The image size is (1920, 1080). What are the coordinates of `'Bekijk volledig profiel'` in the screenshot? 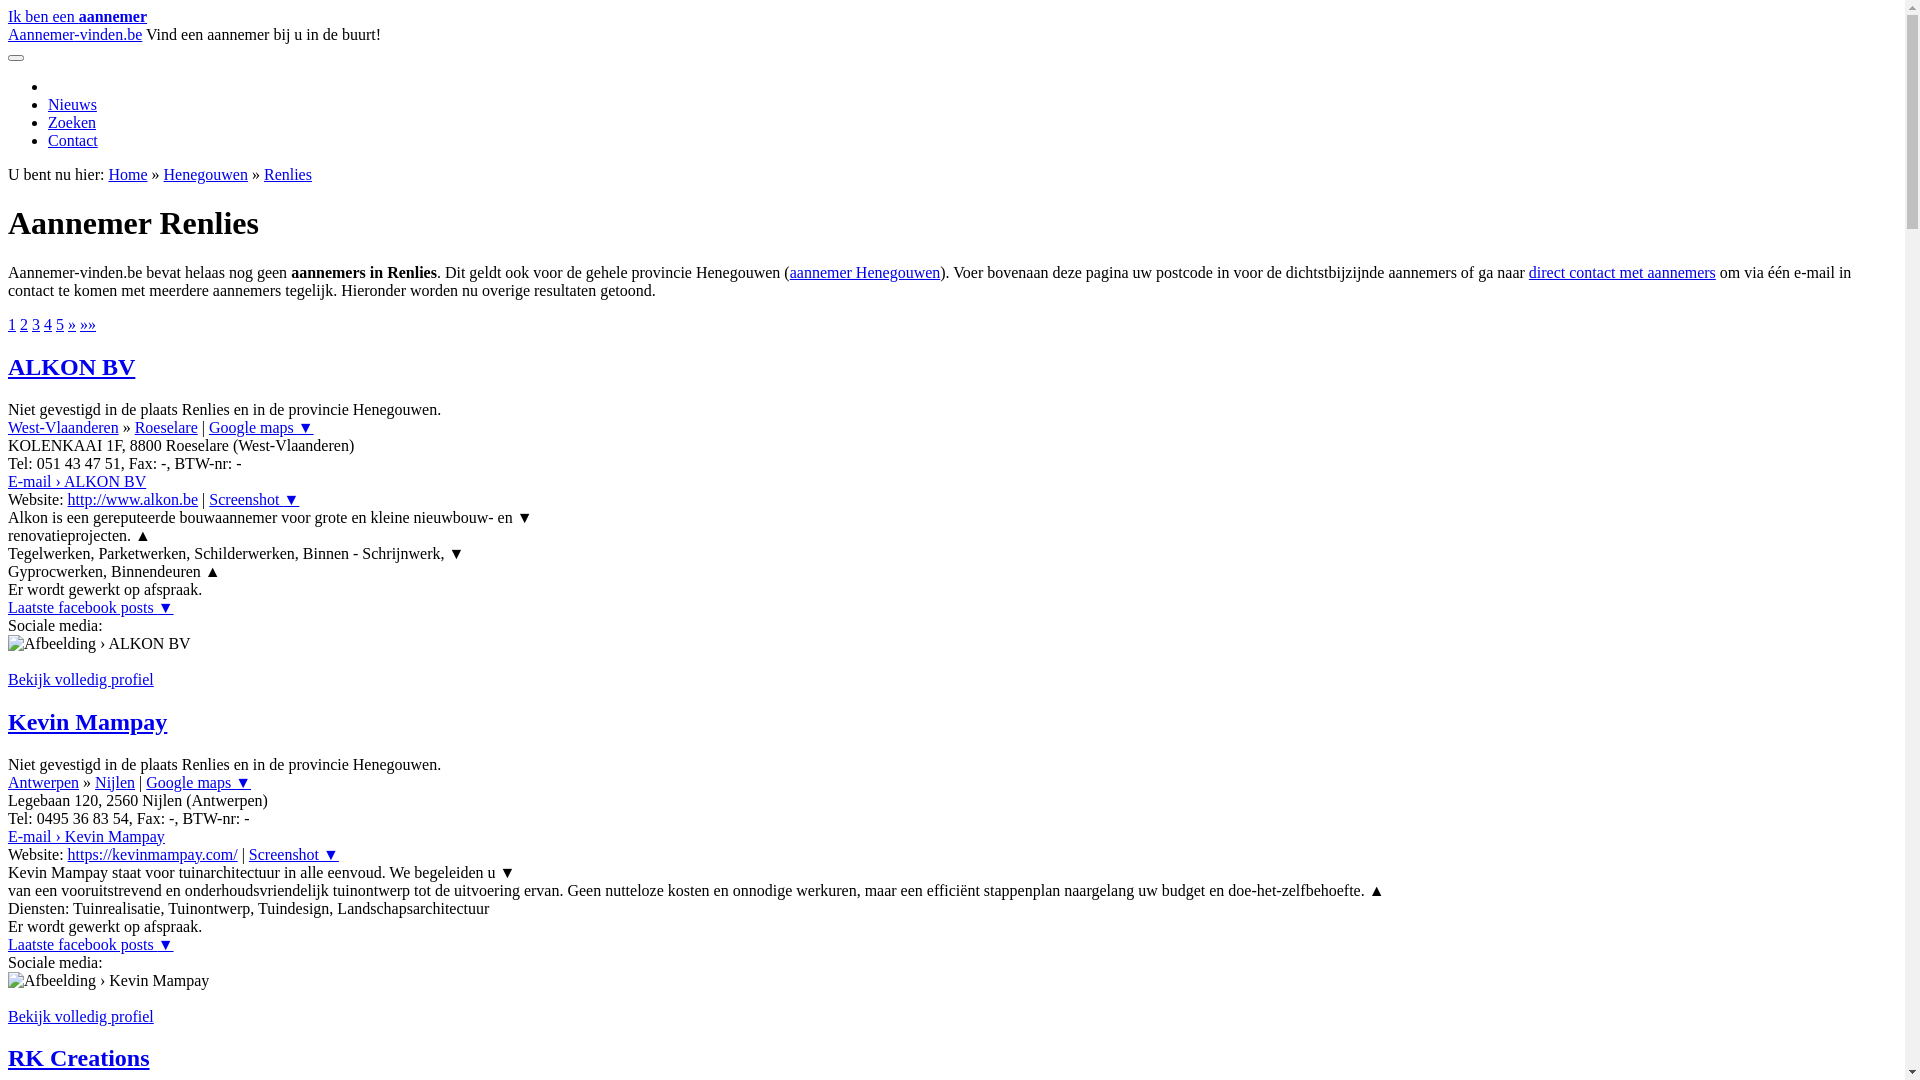 It's located at (8, 1016).